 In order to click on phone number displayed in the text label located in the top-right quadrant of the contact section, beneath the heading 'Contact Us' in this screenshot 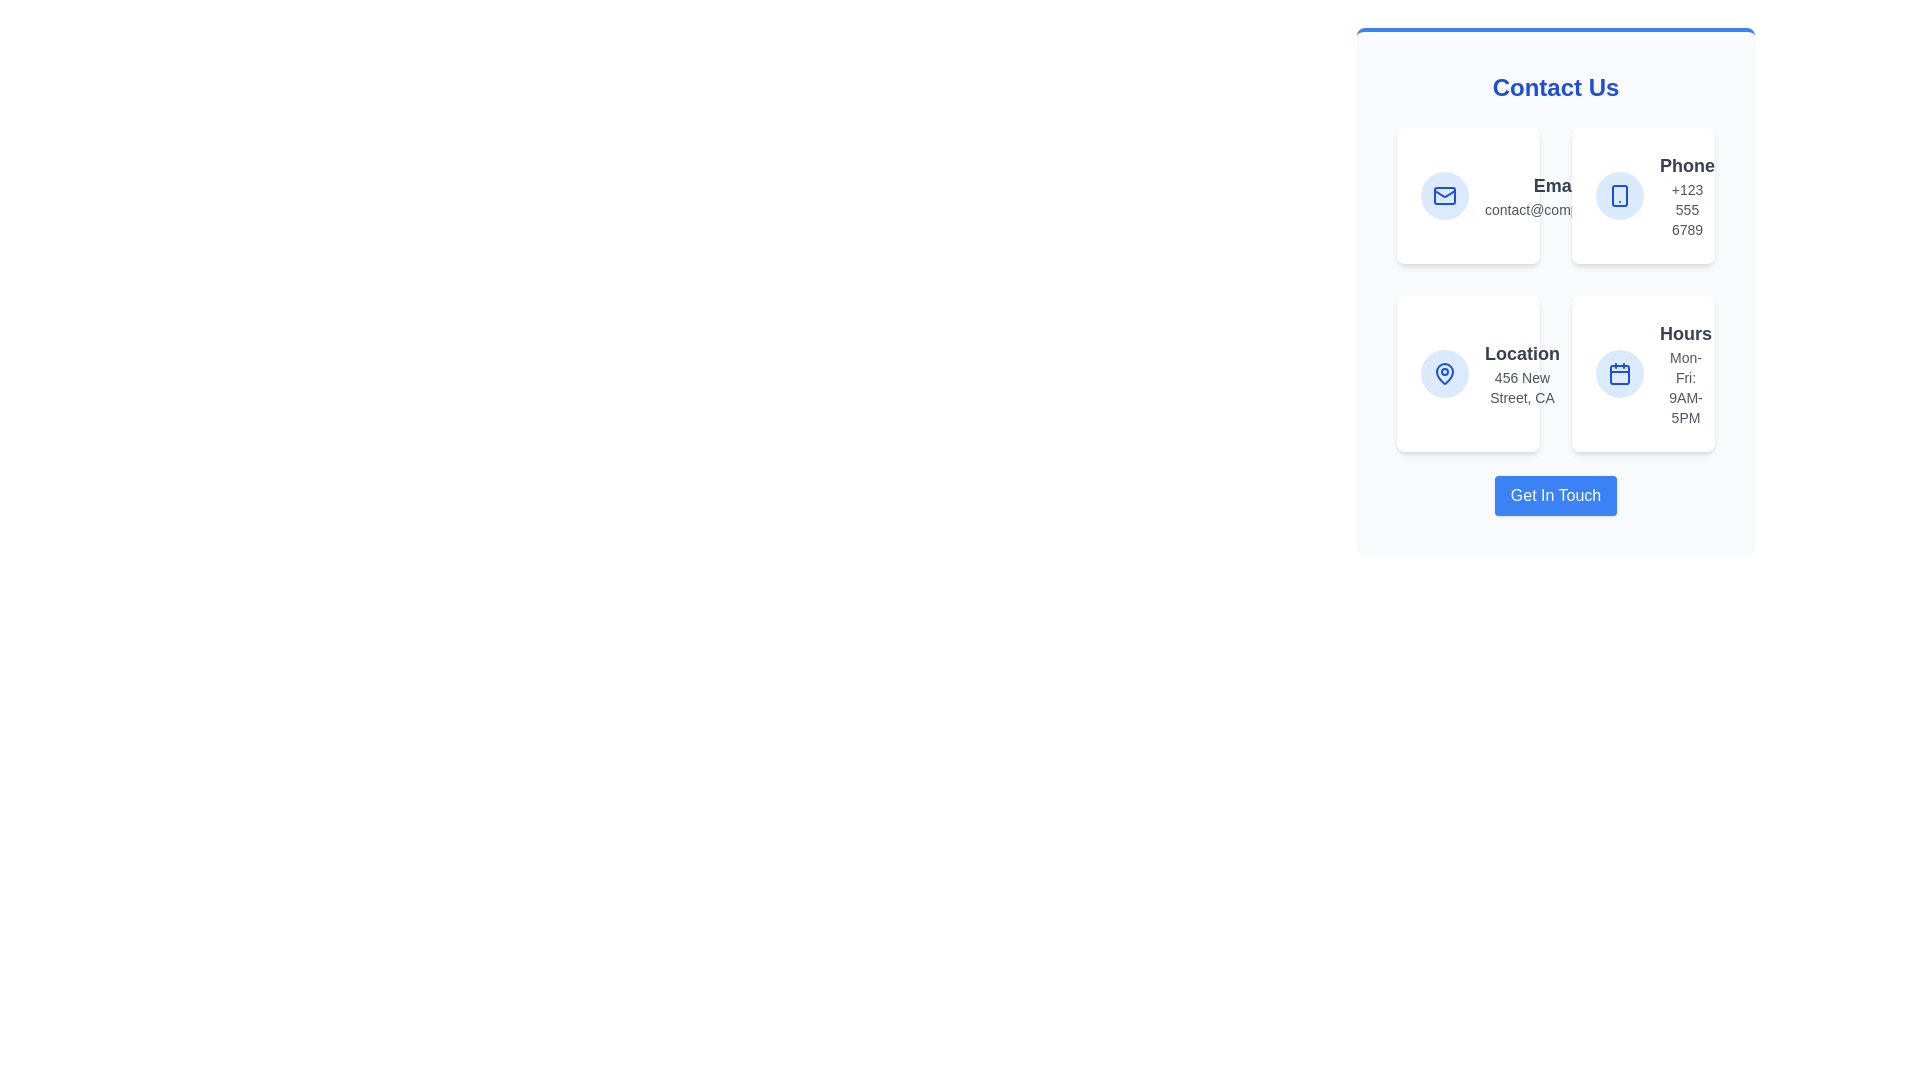, I will do `click(1686, 209)`.